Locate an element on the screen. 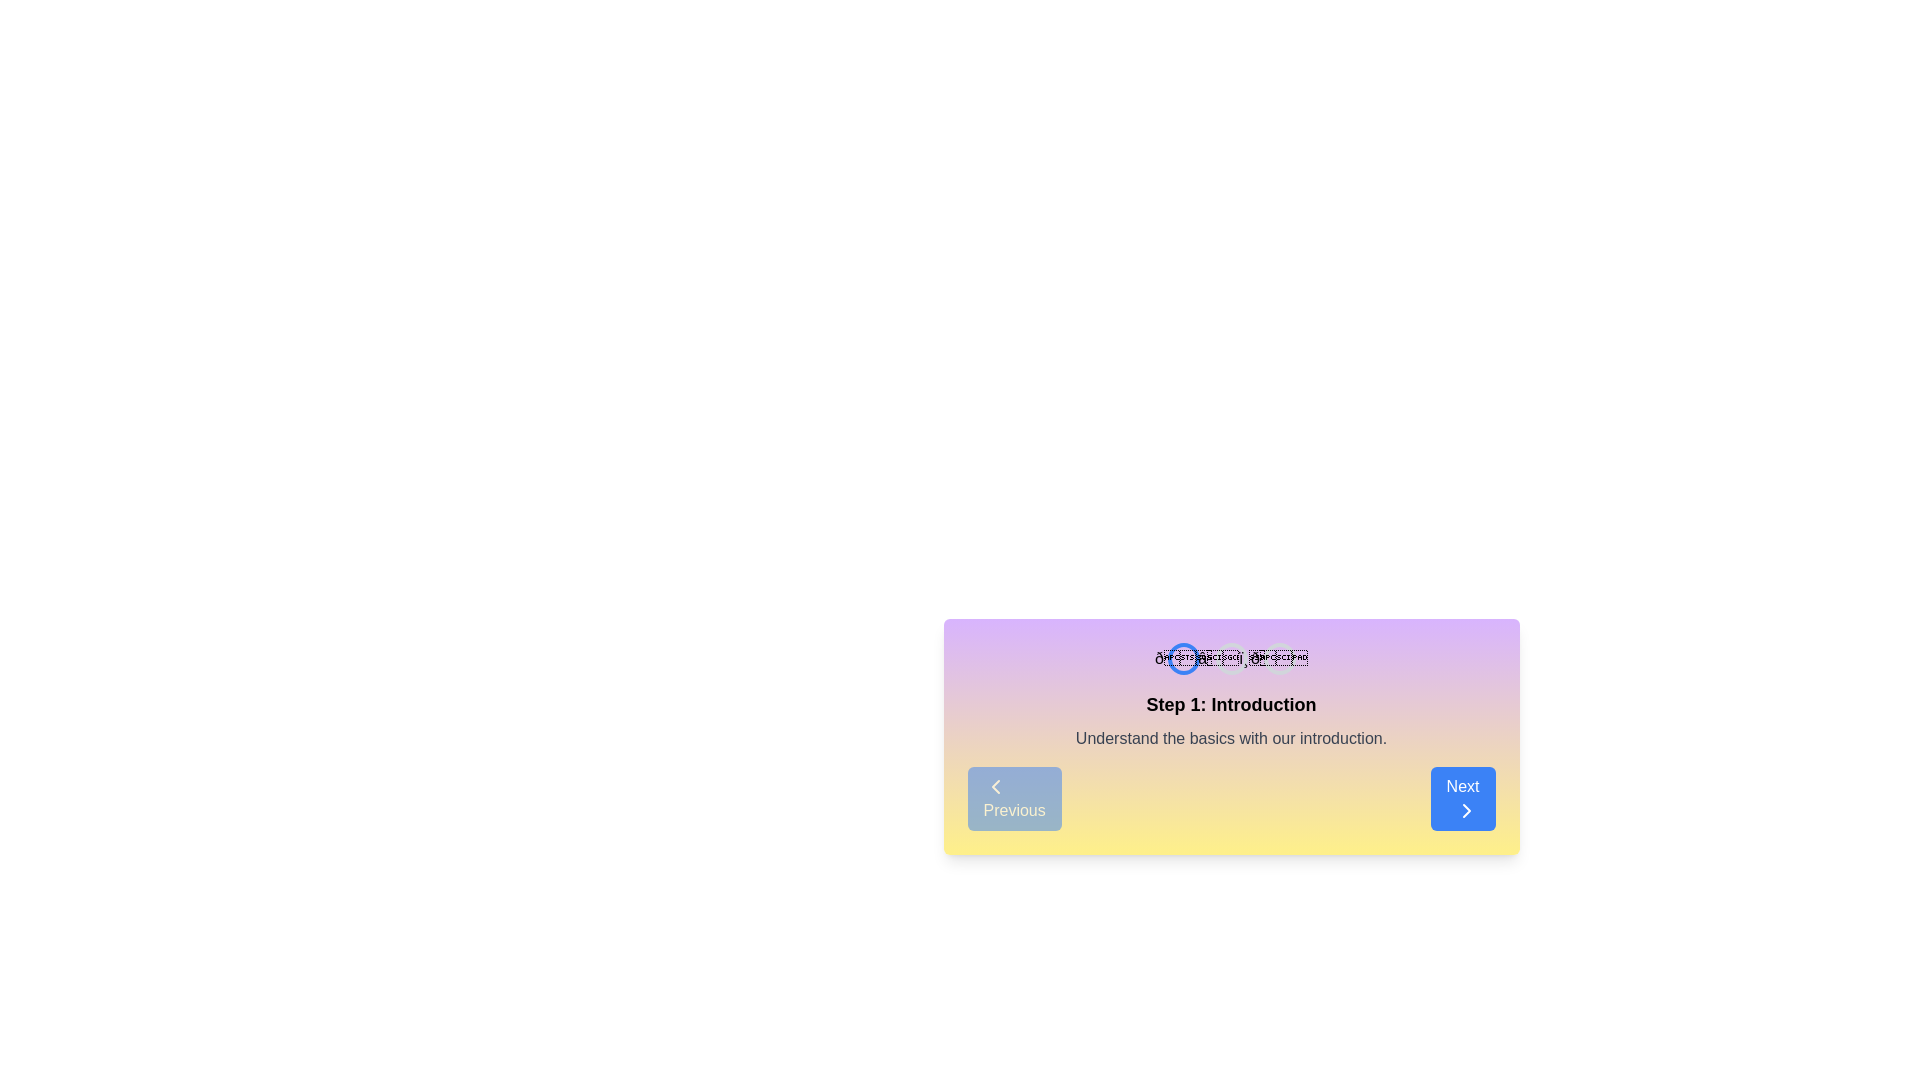  the second icon in the set of three icons that serves as a step indicator for the multi-step process, located above the section titled 'Step 1: Introduction' is located at coordinates (1229, 659).